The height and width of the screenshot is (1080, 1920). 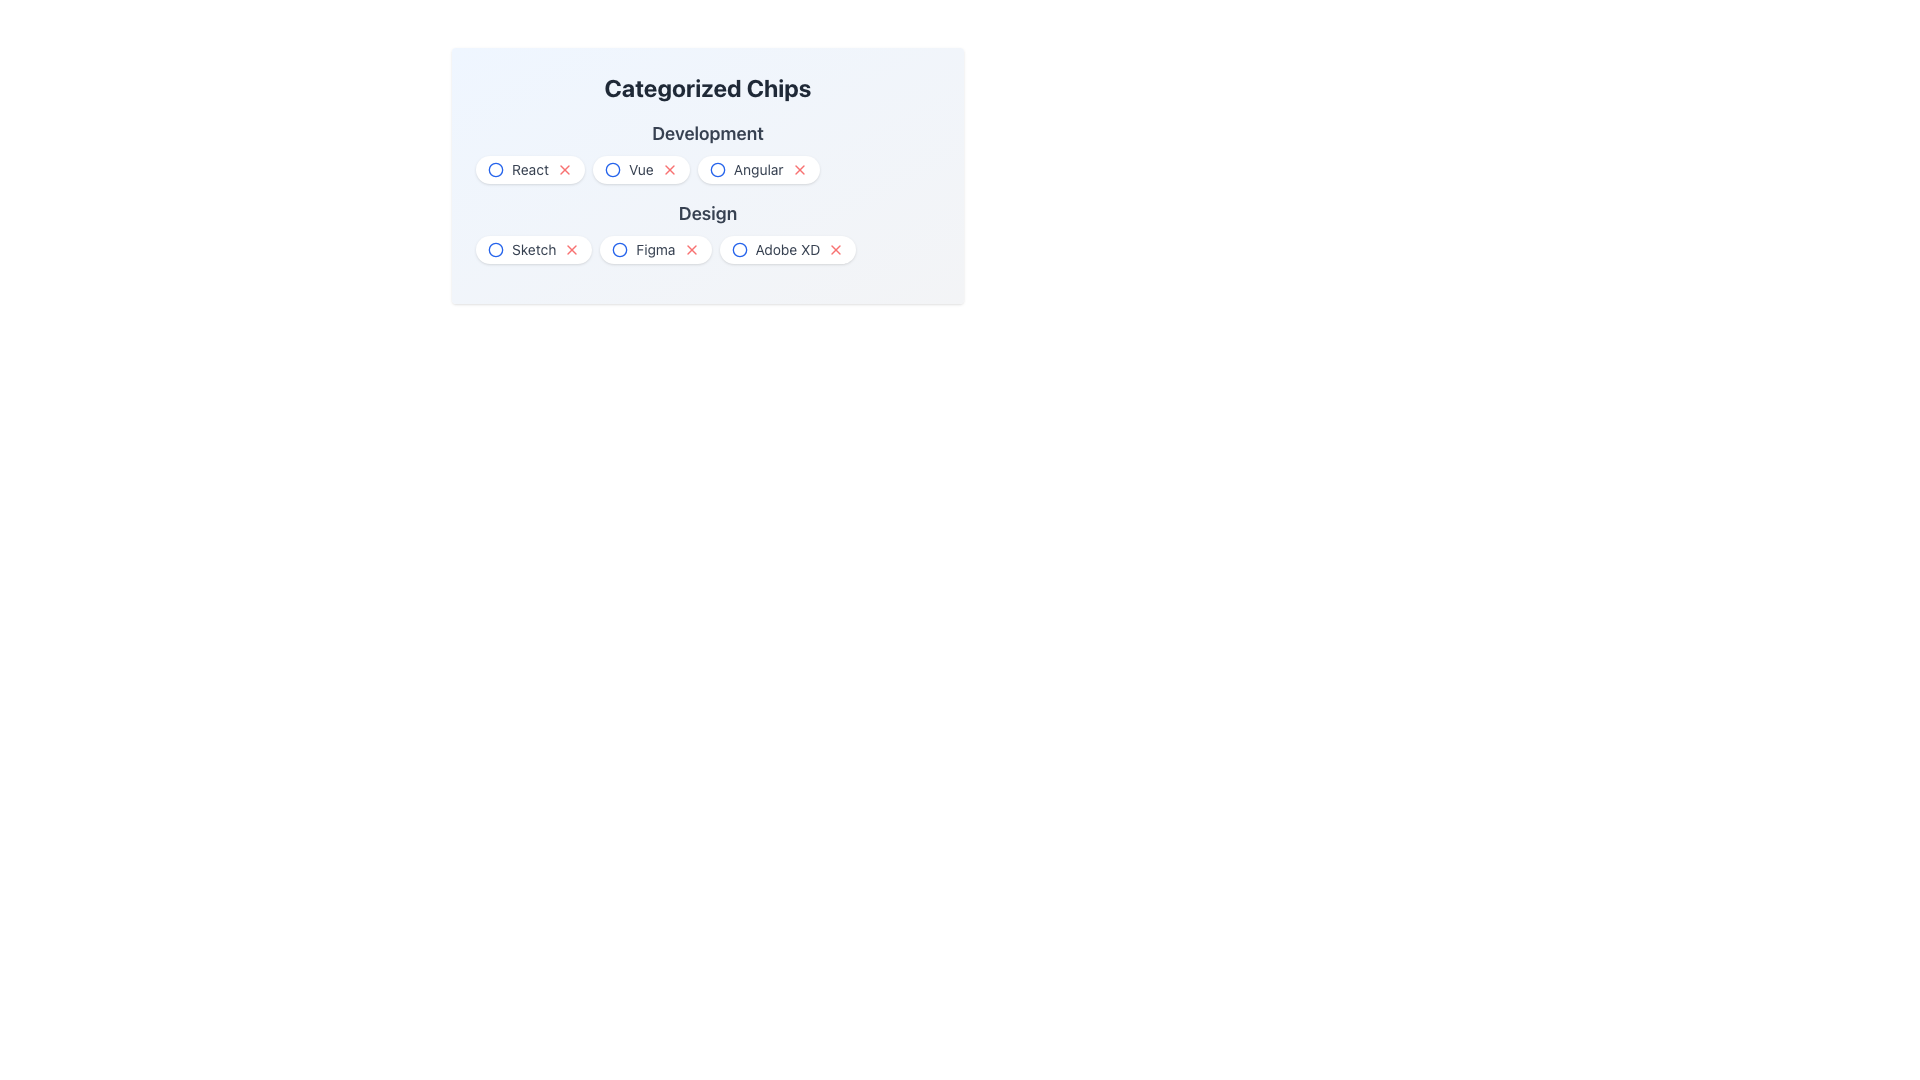 What do you see at coordinates (655, 249) in the screenshot?
I see `the 'Figma' button, which is a rounded rectangular button with a white background, gray text, and a blue symbol on the left, located between 'Sketch' and 'Adobe XD' in the 'Design' category` at bounding box center [655, 249].